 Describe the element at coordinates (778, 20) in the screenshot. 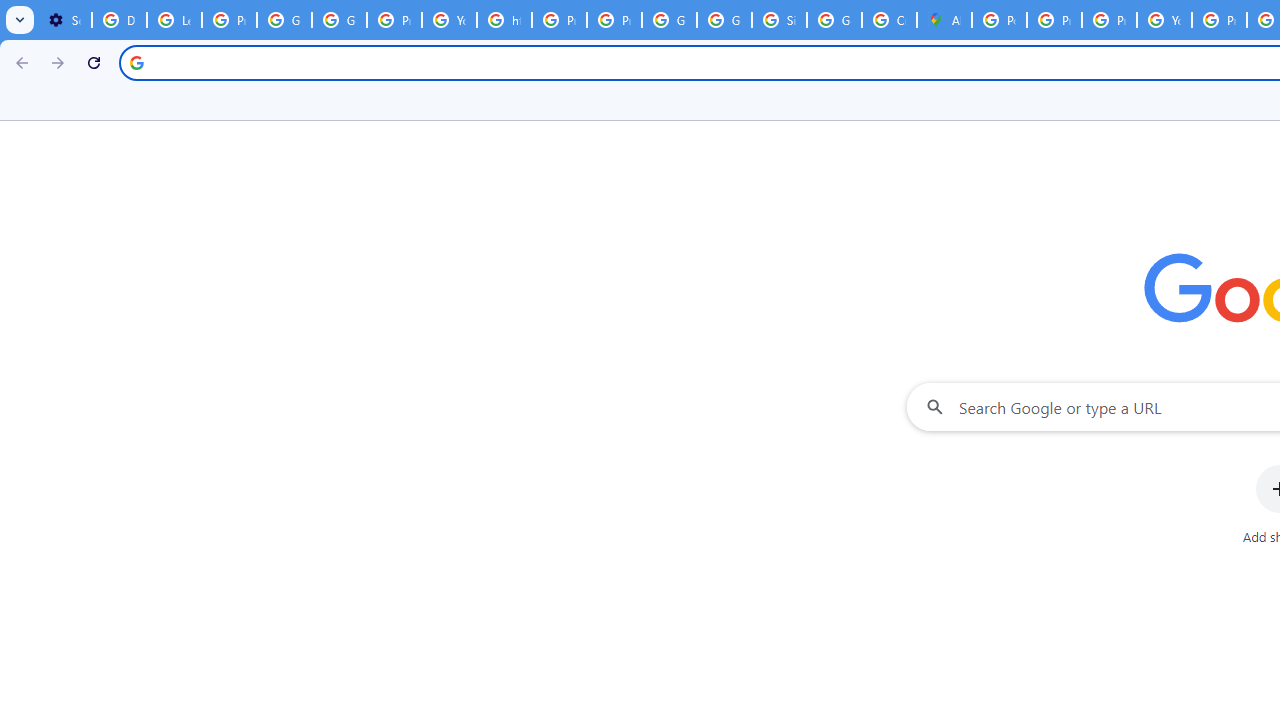

I see `'Sign in - Google Accounts'` at that location.